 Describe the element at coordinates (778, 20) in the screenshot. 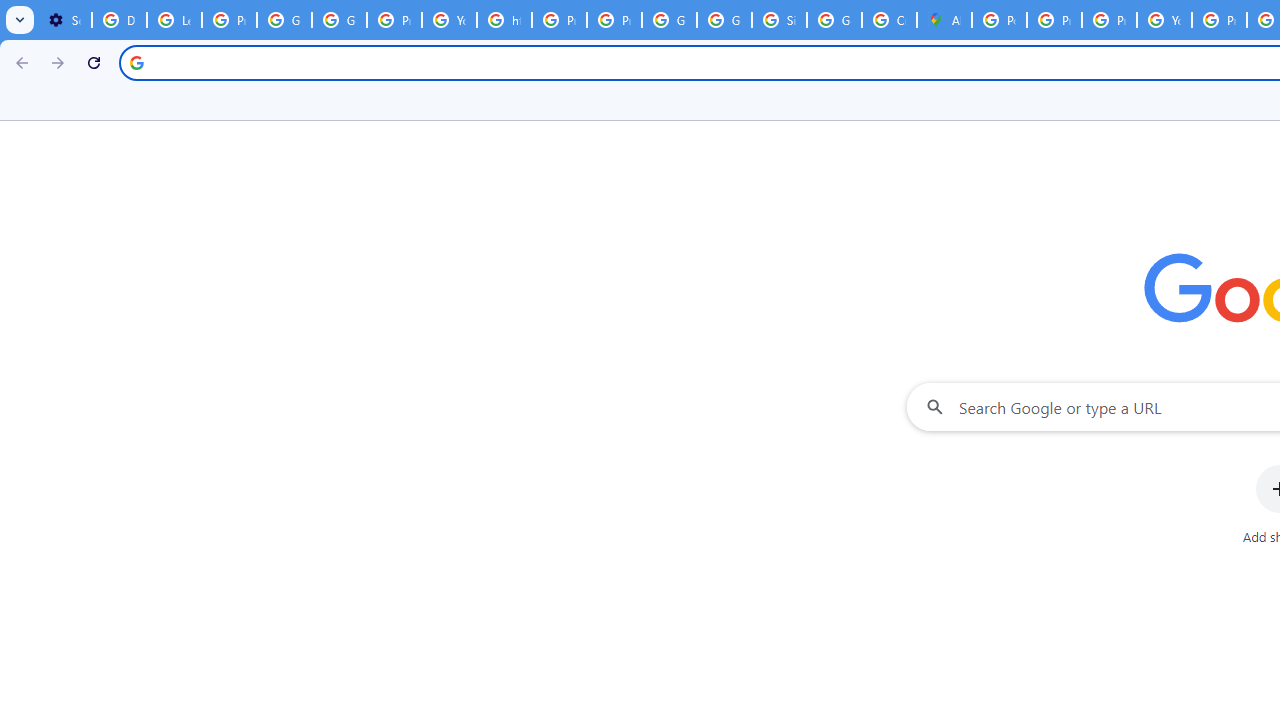

I see `'Sign in - Google Accounts'` at that location.